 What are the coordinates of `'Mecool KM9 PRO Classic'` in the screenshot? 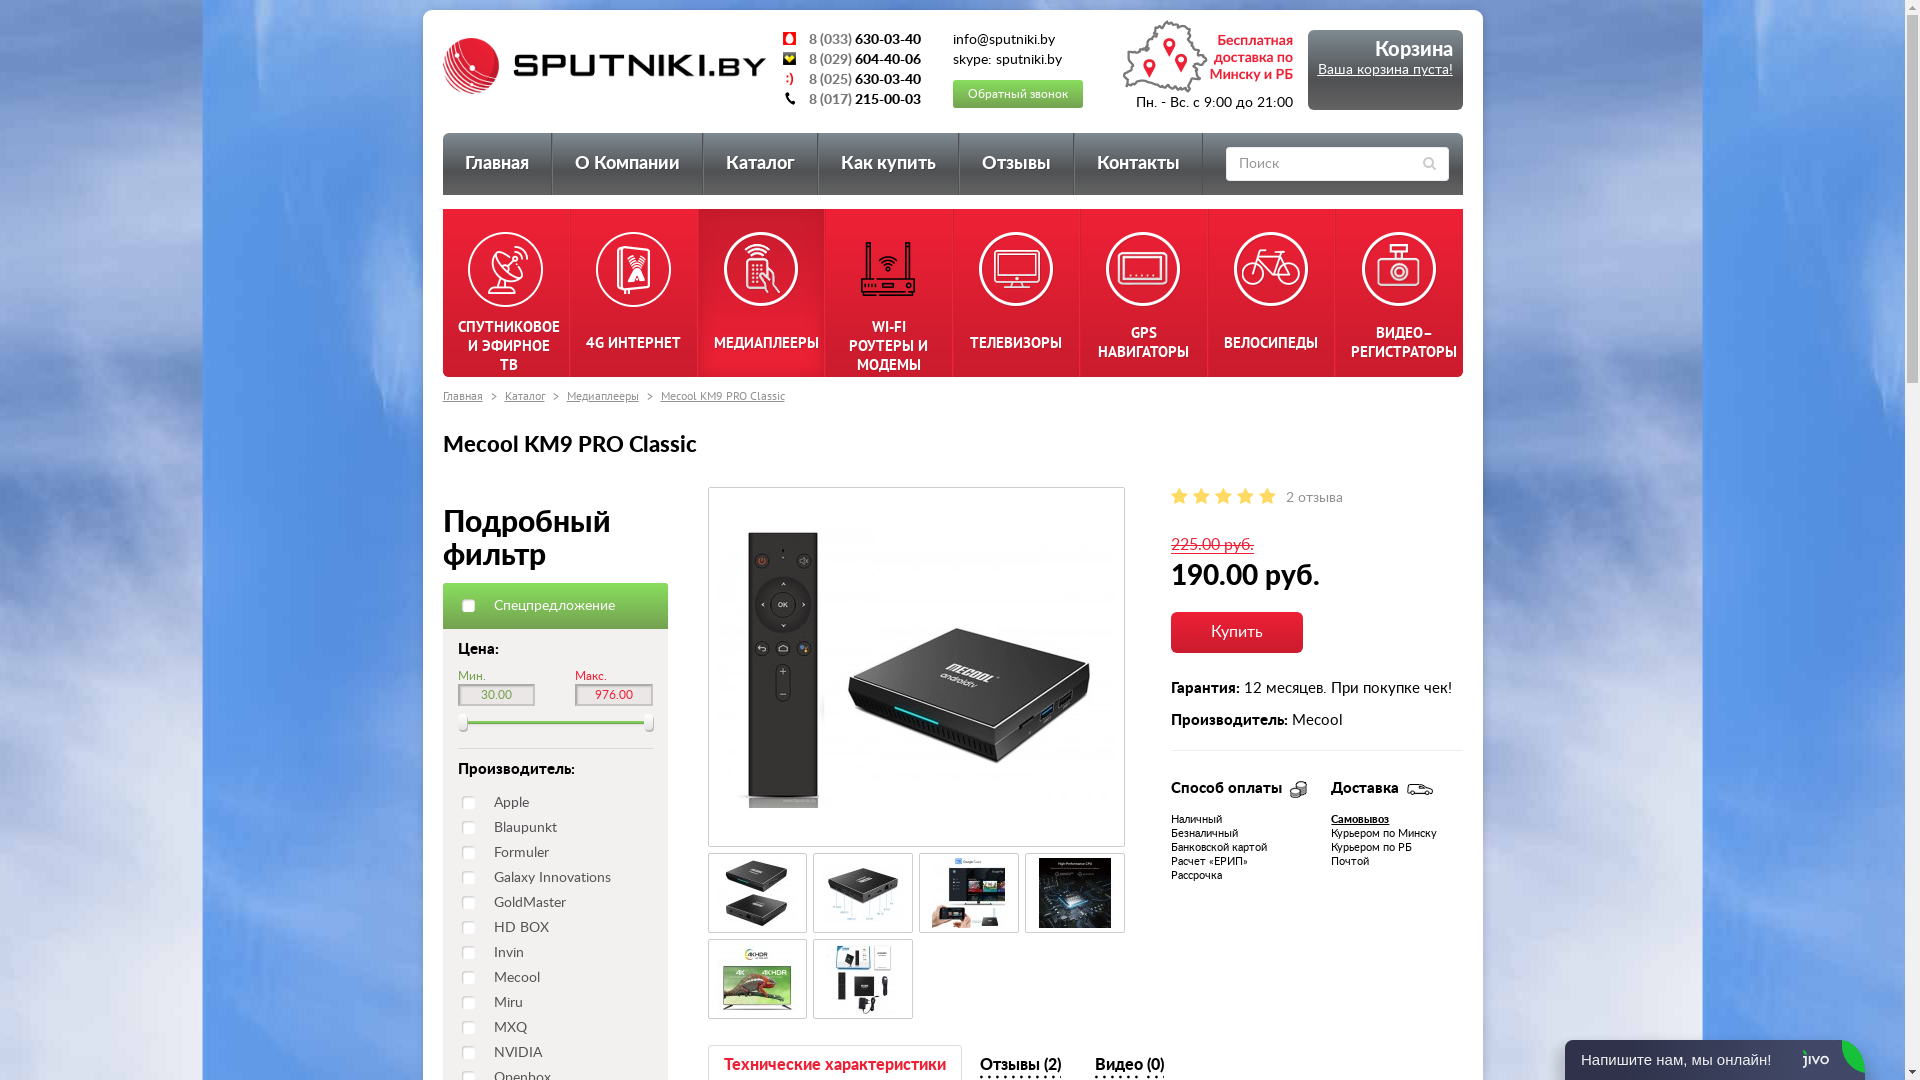 It's located at (757, 892).